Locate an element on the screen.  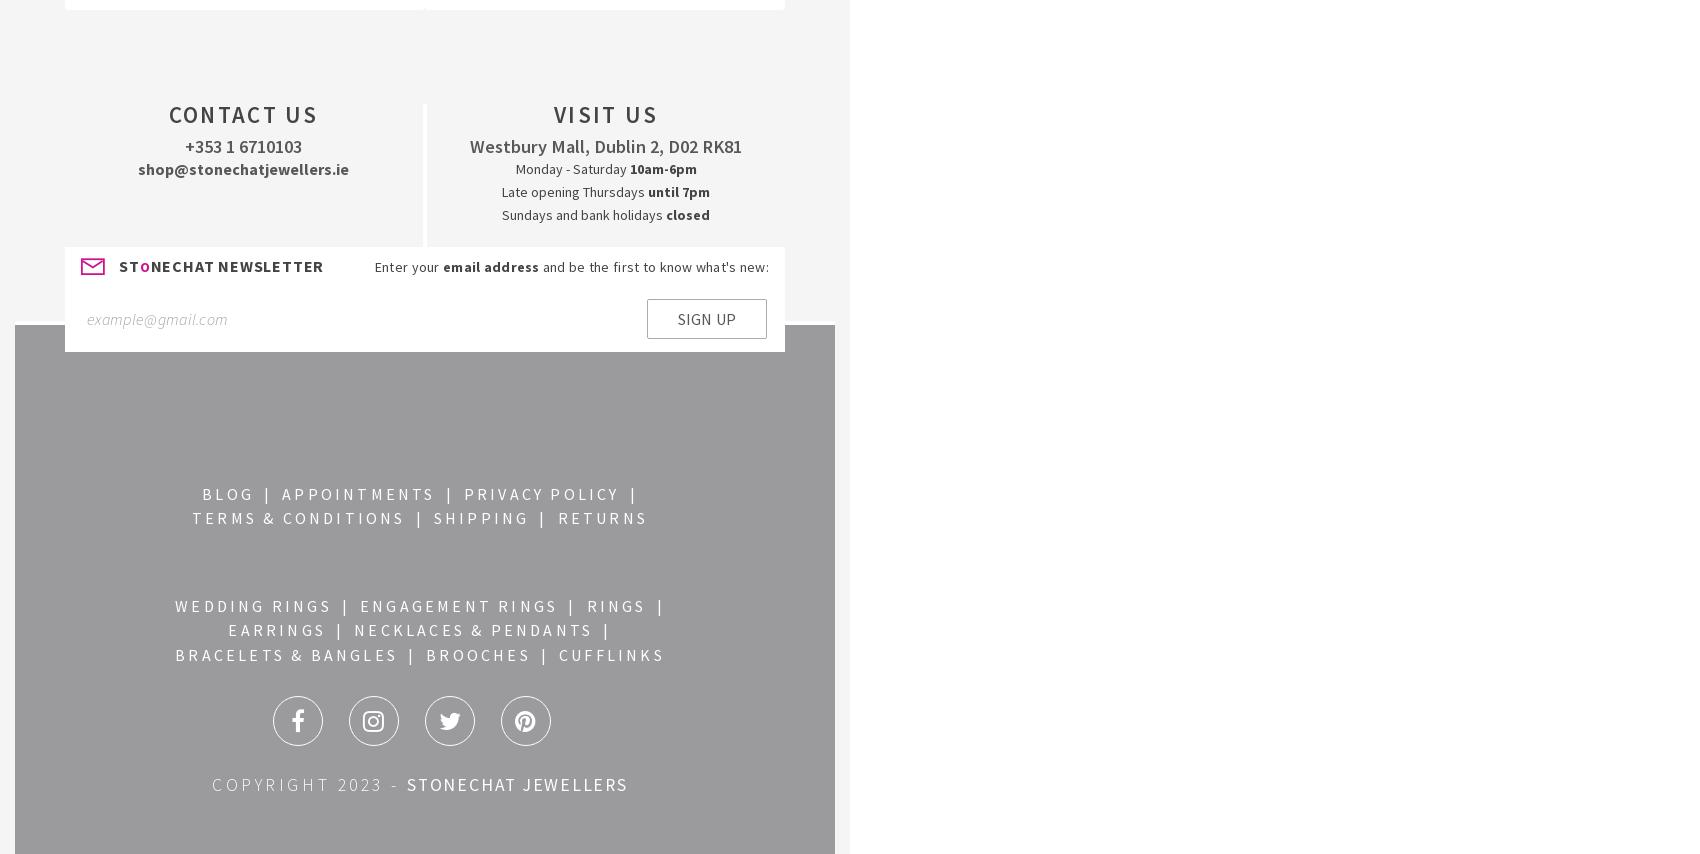
'NECKLACES & PENDANTS' is located at coordinates (473, 628).